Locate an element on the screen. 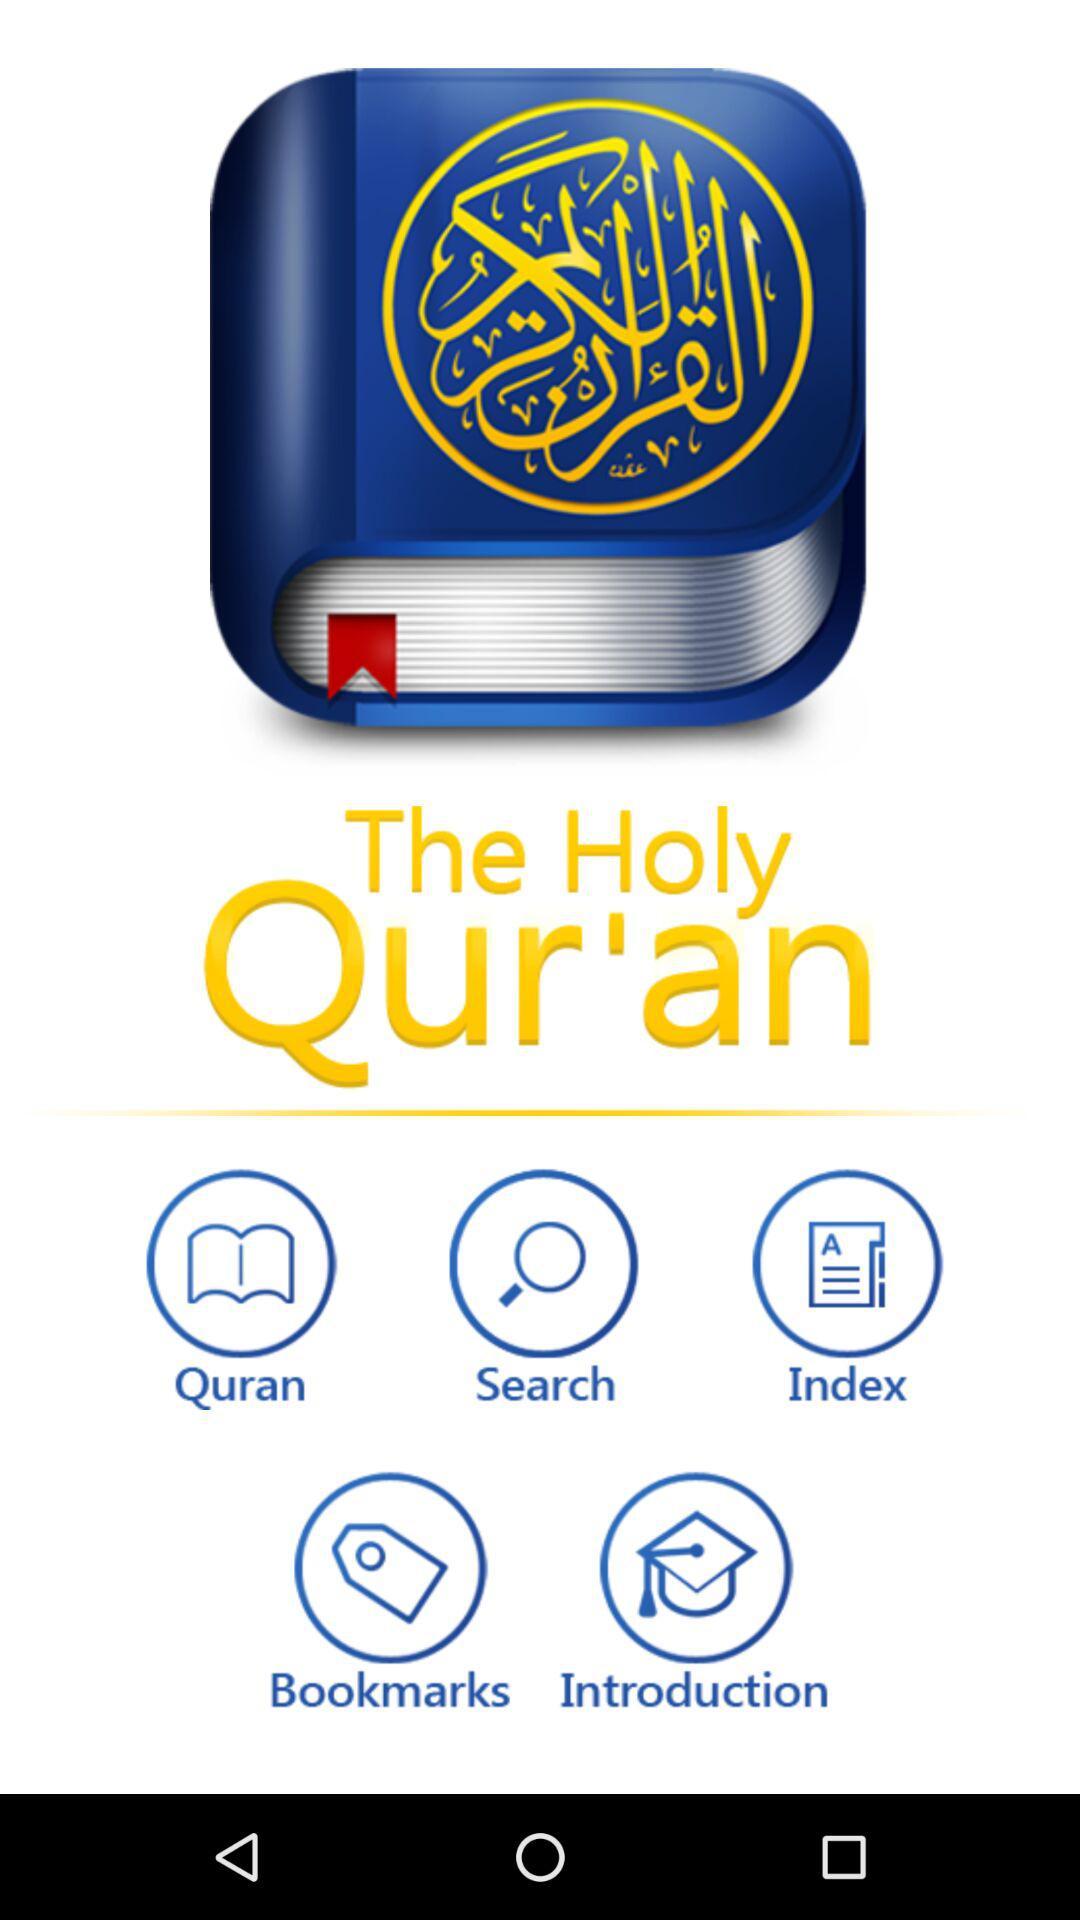 This screenshot has width=1080, height=1920. introduction to the holy quran is located at coordinates (692, 1587).